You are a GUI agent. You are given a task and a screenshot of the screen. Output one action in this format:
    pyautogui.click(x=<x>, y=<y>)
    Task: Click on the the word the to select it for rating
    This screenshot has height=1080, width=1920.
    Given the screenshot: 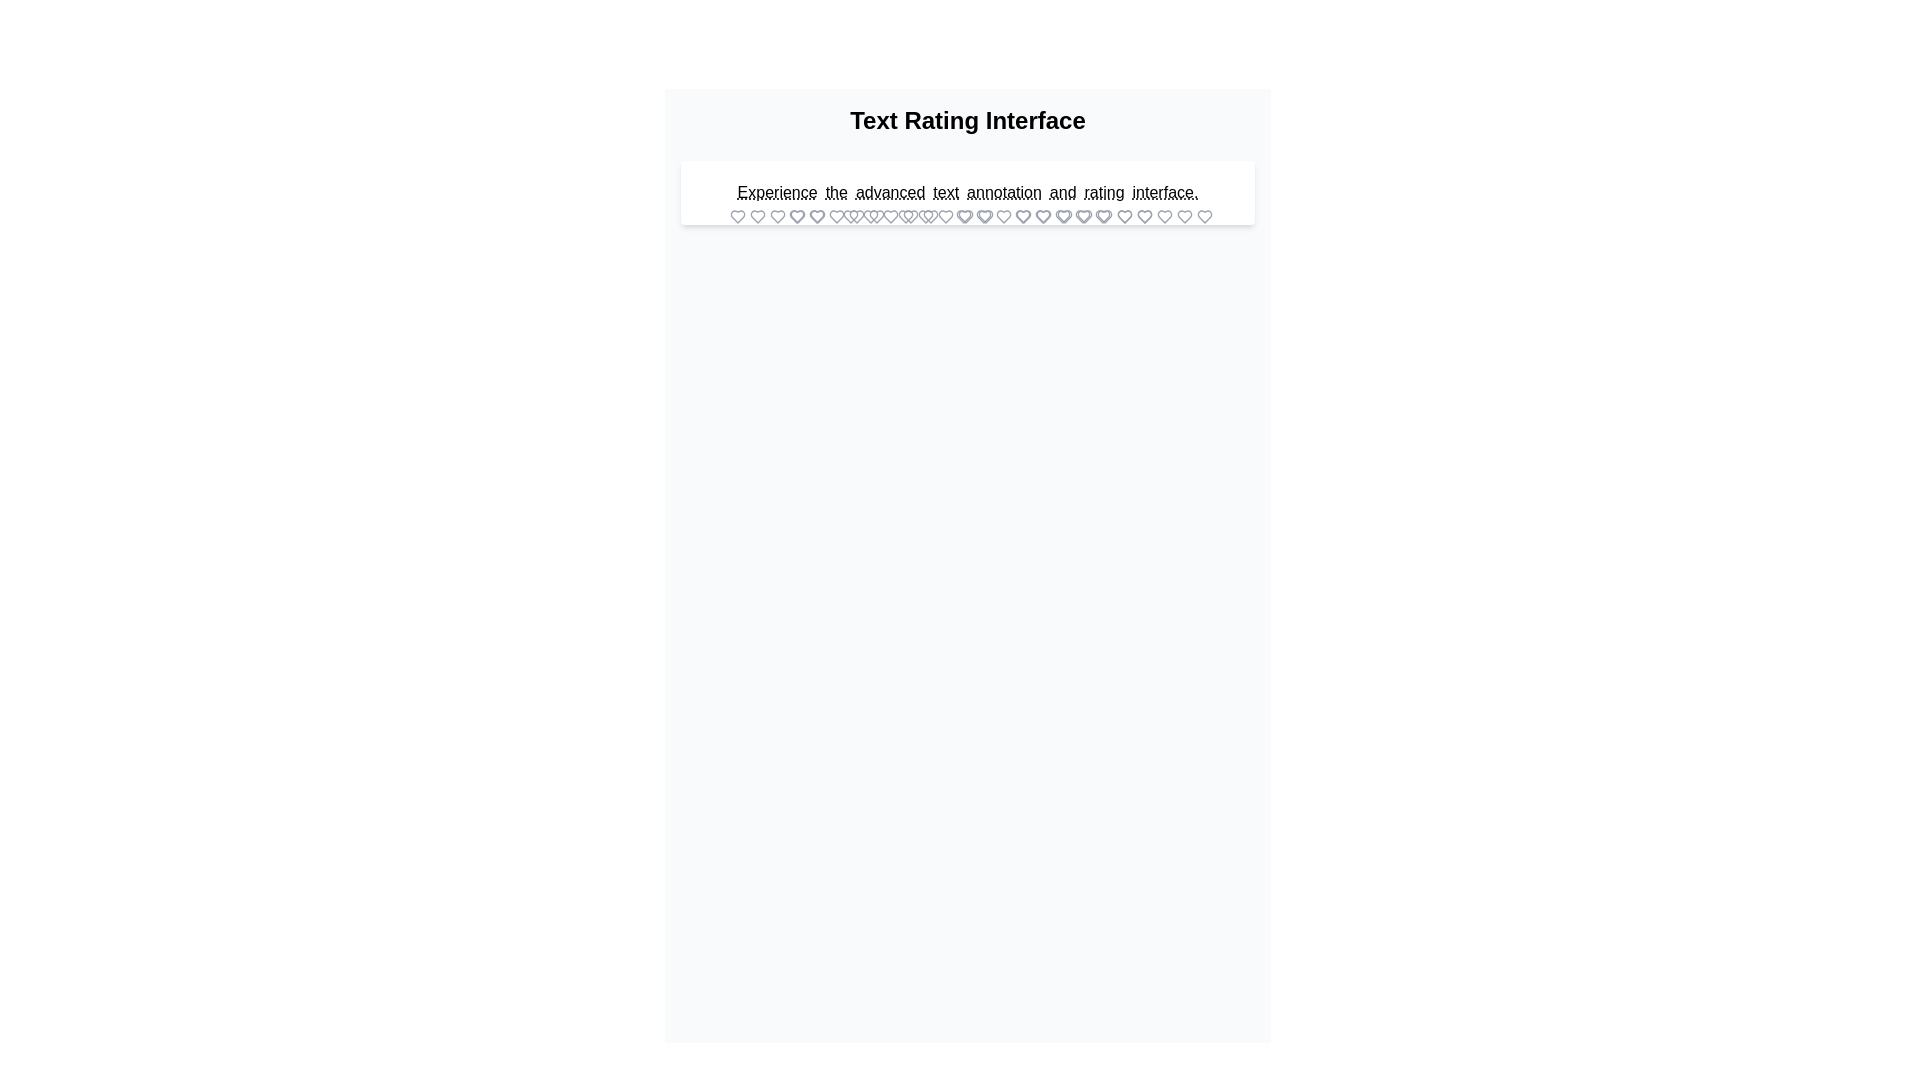 What is the action you would take?
    pyautogui.click(x=836, y=192)
    